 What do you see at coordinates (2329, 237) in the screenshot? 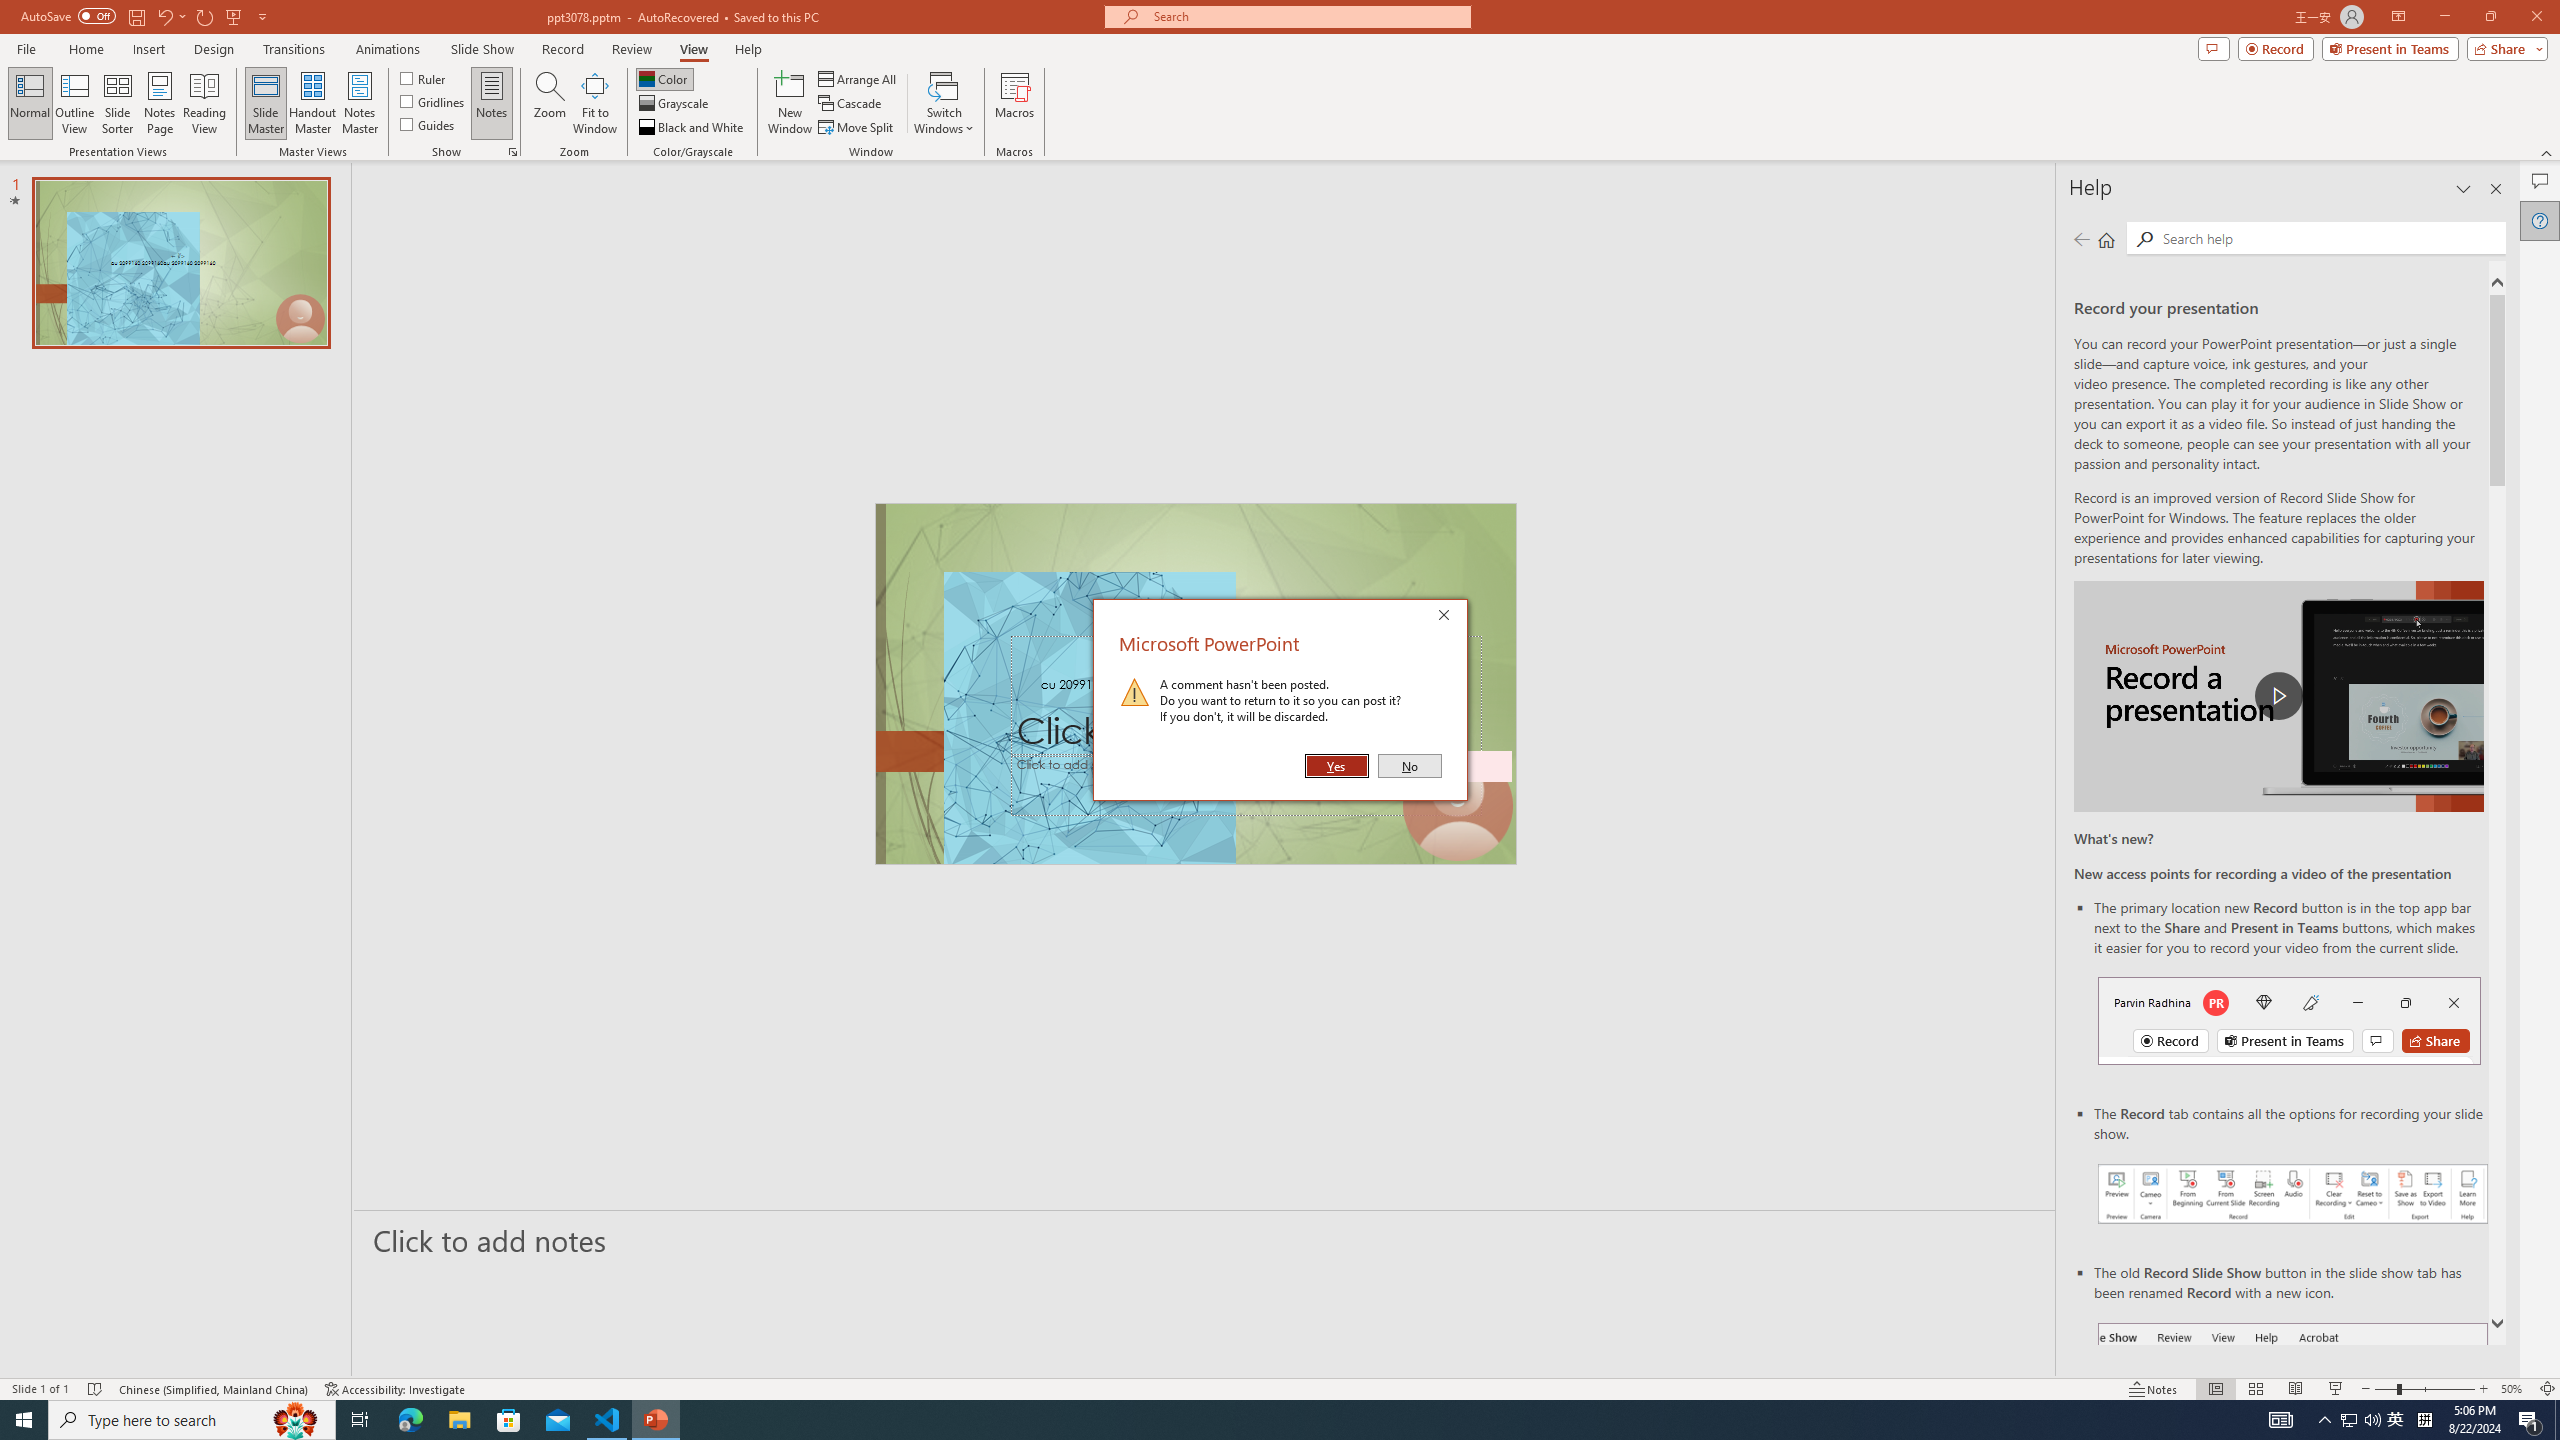
I see `'Search'` at bounding box center [2329, 237].